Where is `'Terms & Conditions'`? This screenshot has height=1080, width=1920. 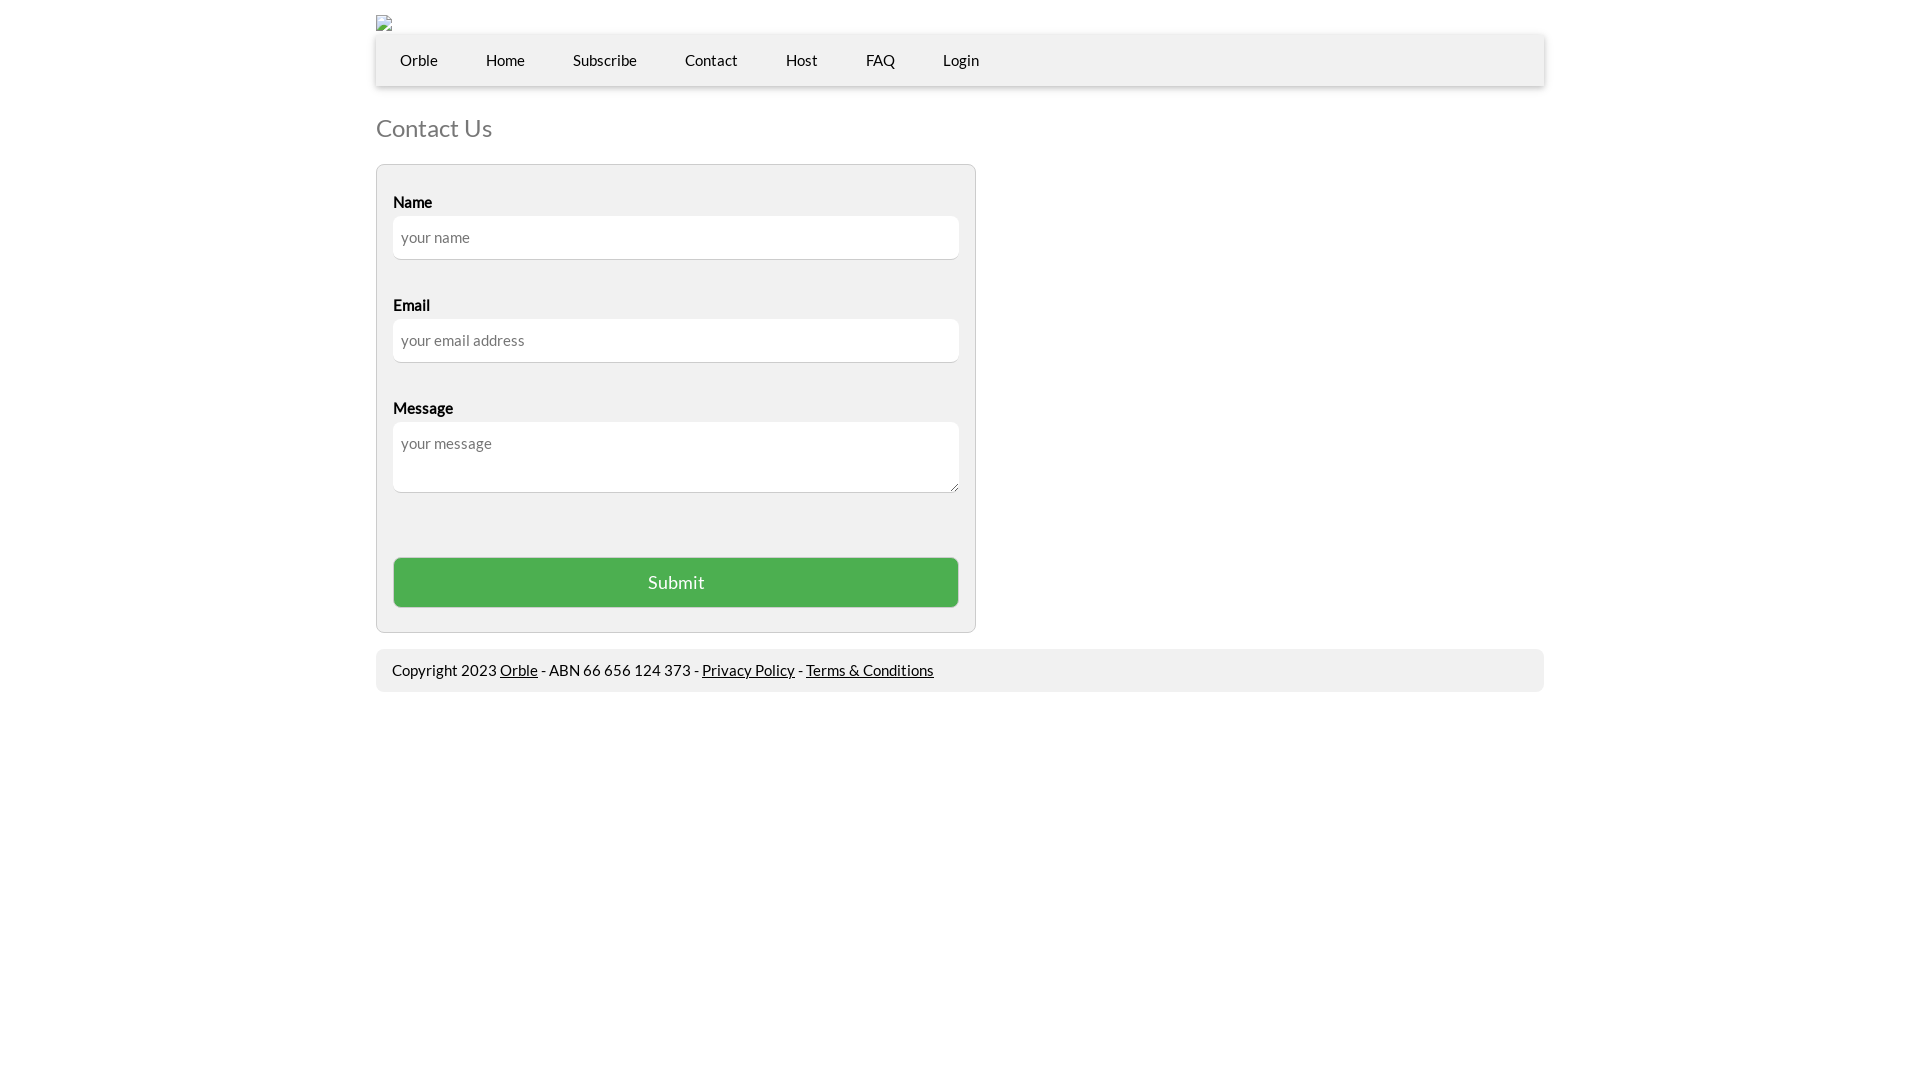 'Terms & Conditions' is located at coordinates (869, 670).